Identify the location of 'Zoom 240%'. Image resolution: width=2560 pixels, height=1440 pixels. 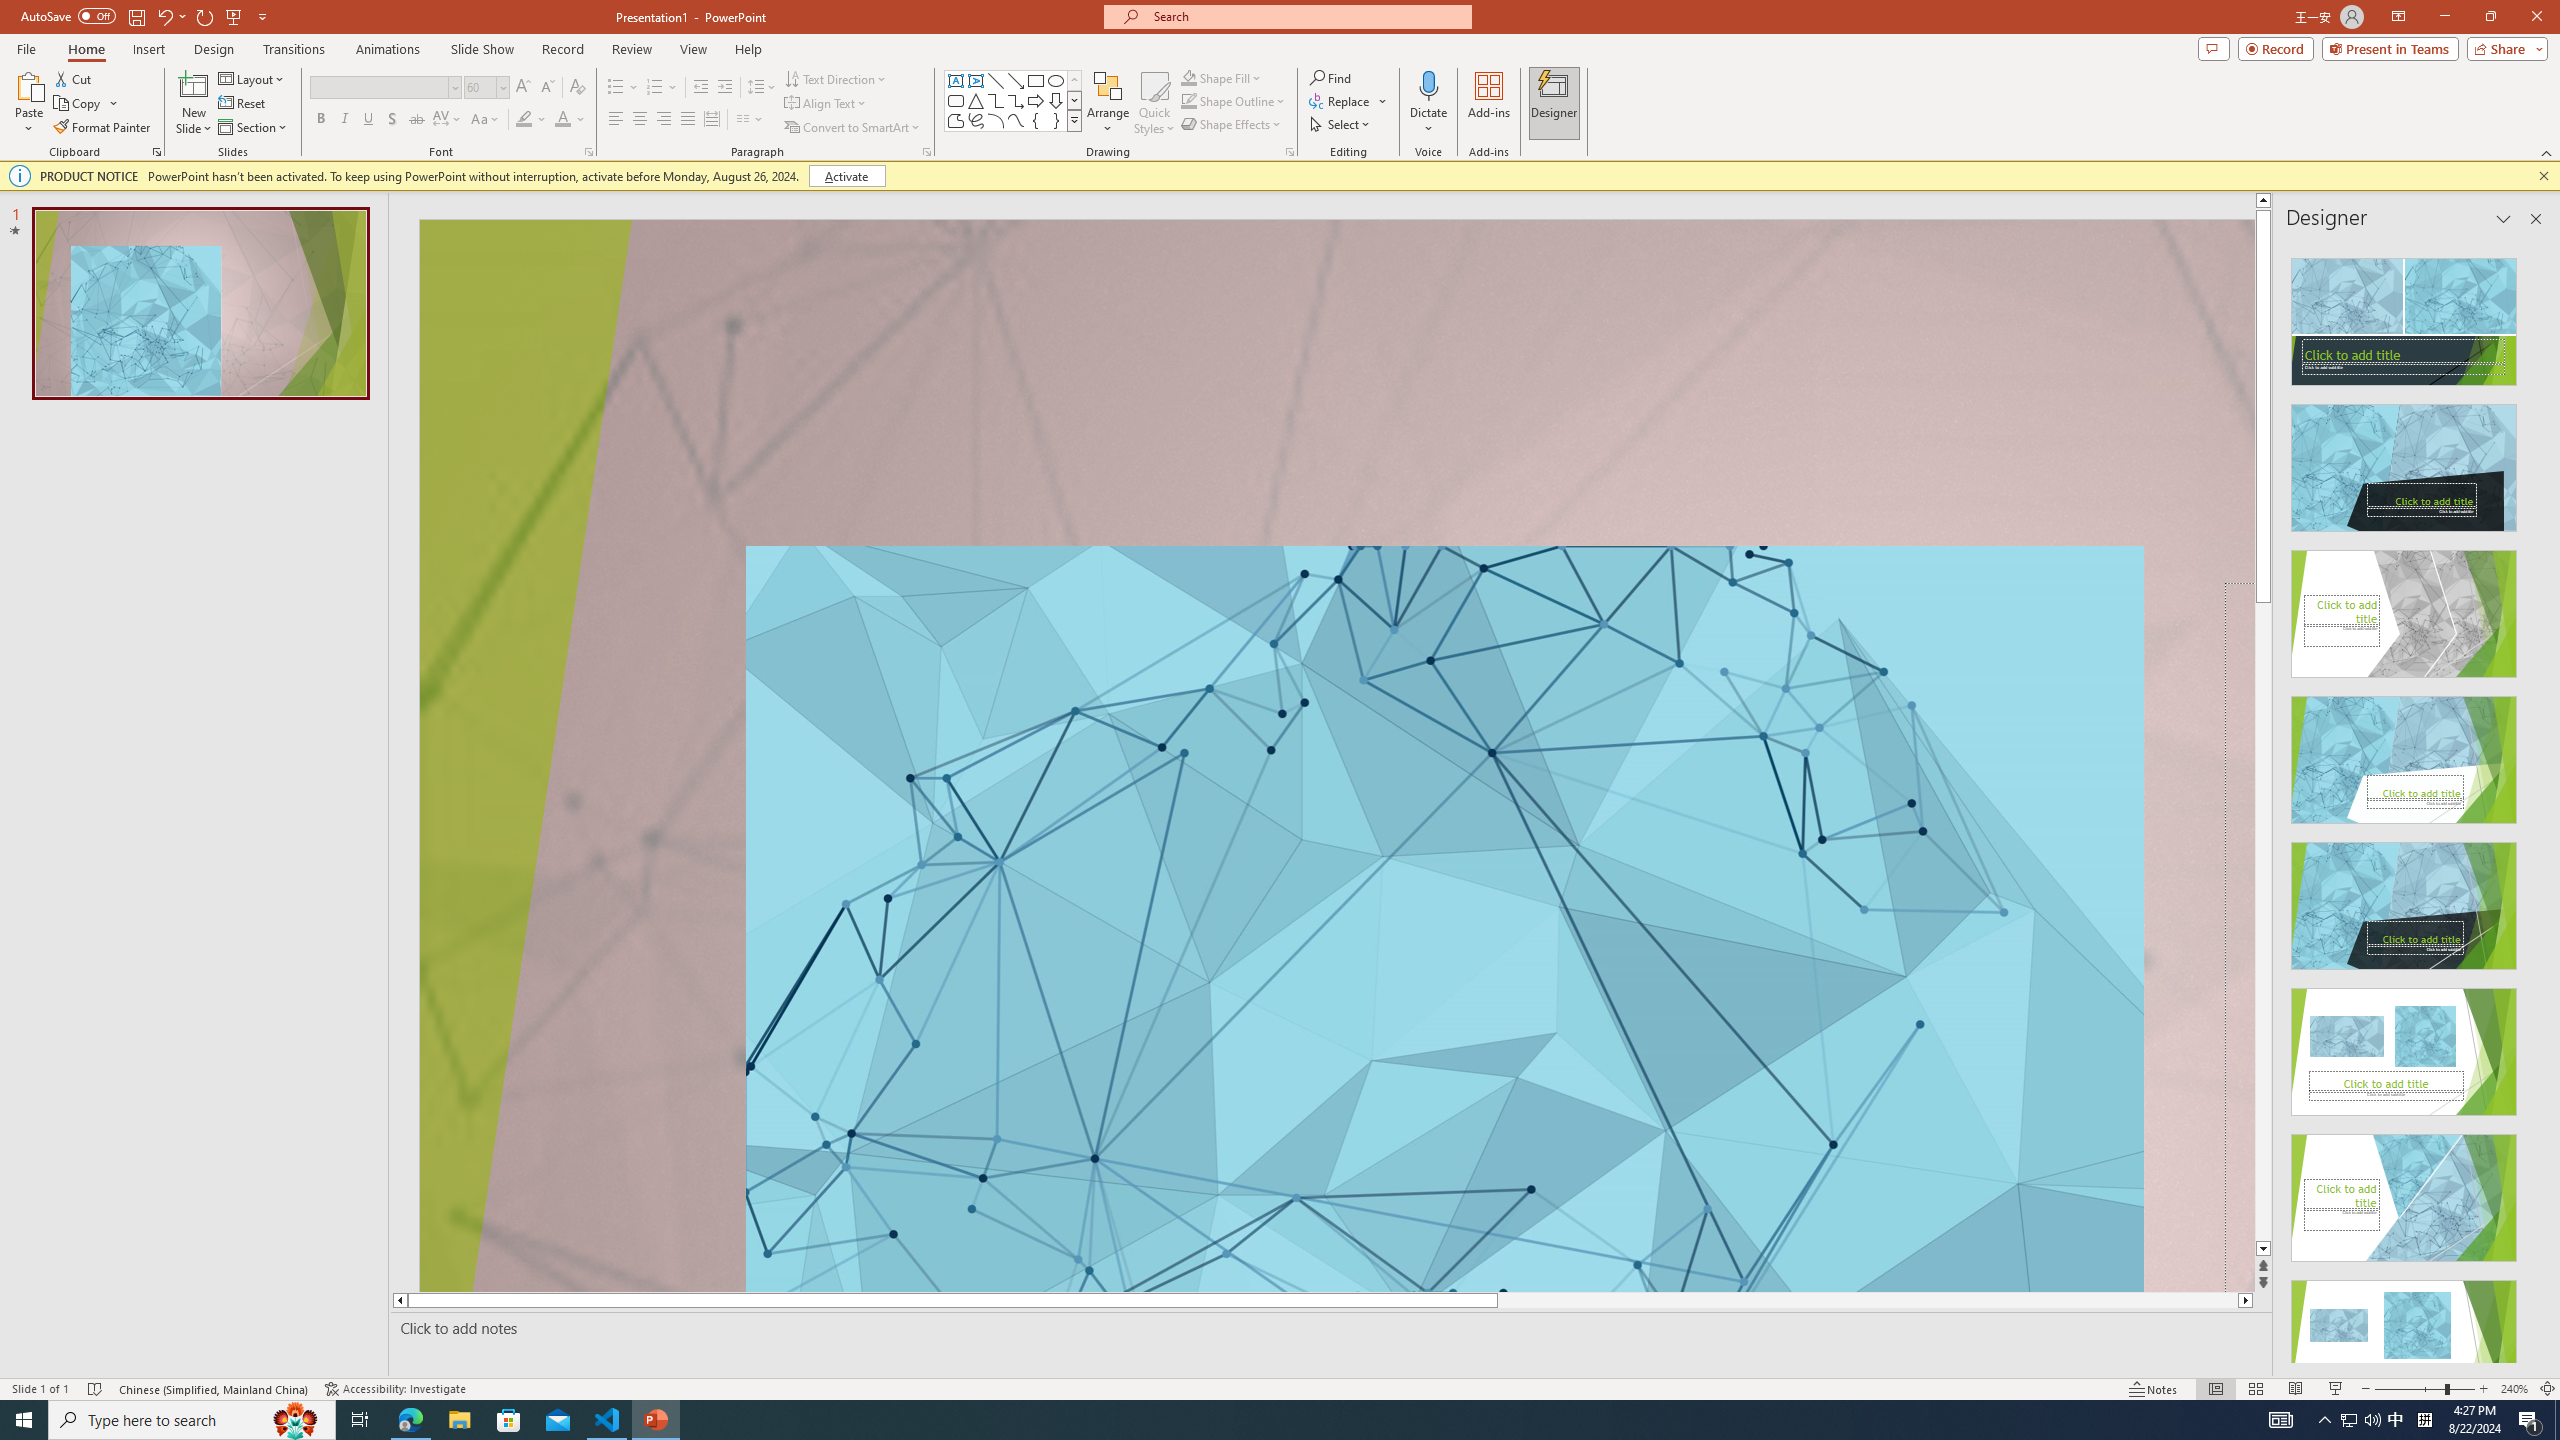
(2515, 1389).